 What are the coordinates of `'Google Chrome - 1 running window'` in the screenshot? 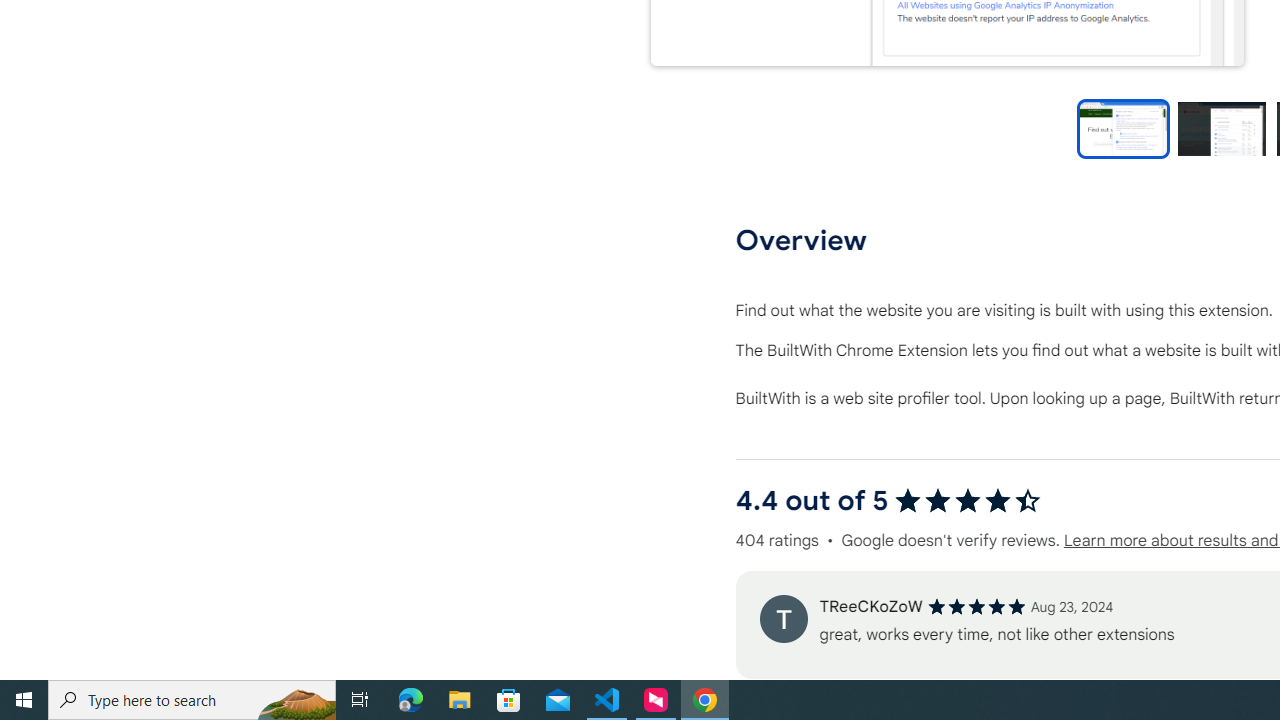 It's located at (705, 698).